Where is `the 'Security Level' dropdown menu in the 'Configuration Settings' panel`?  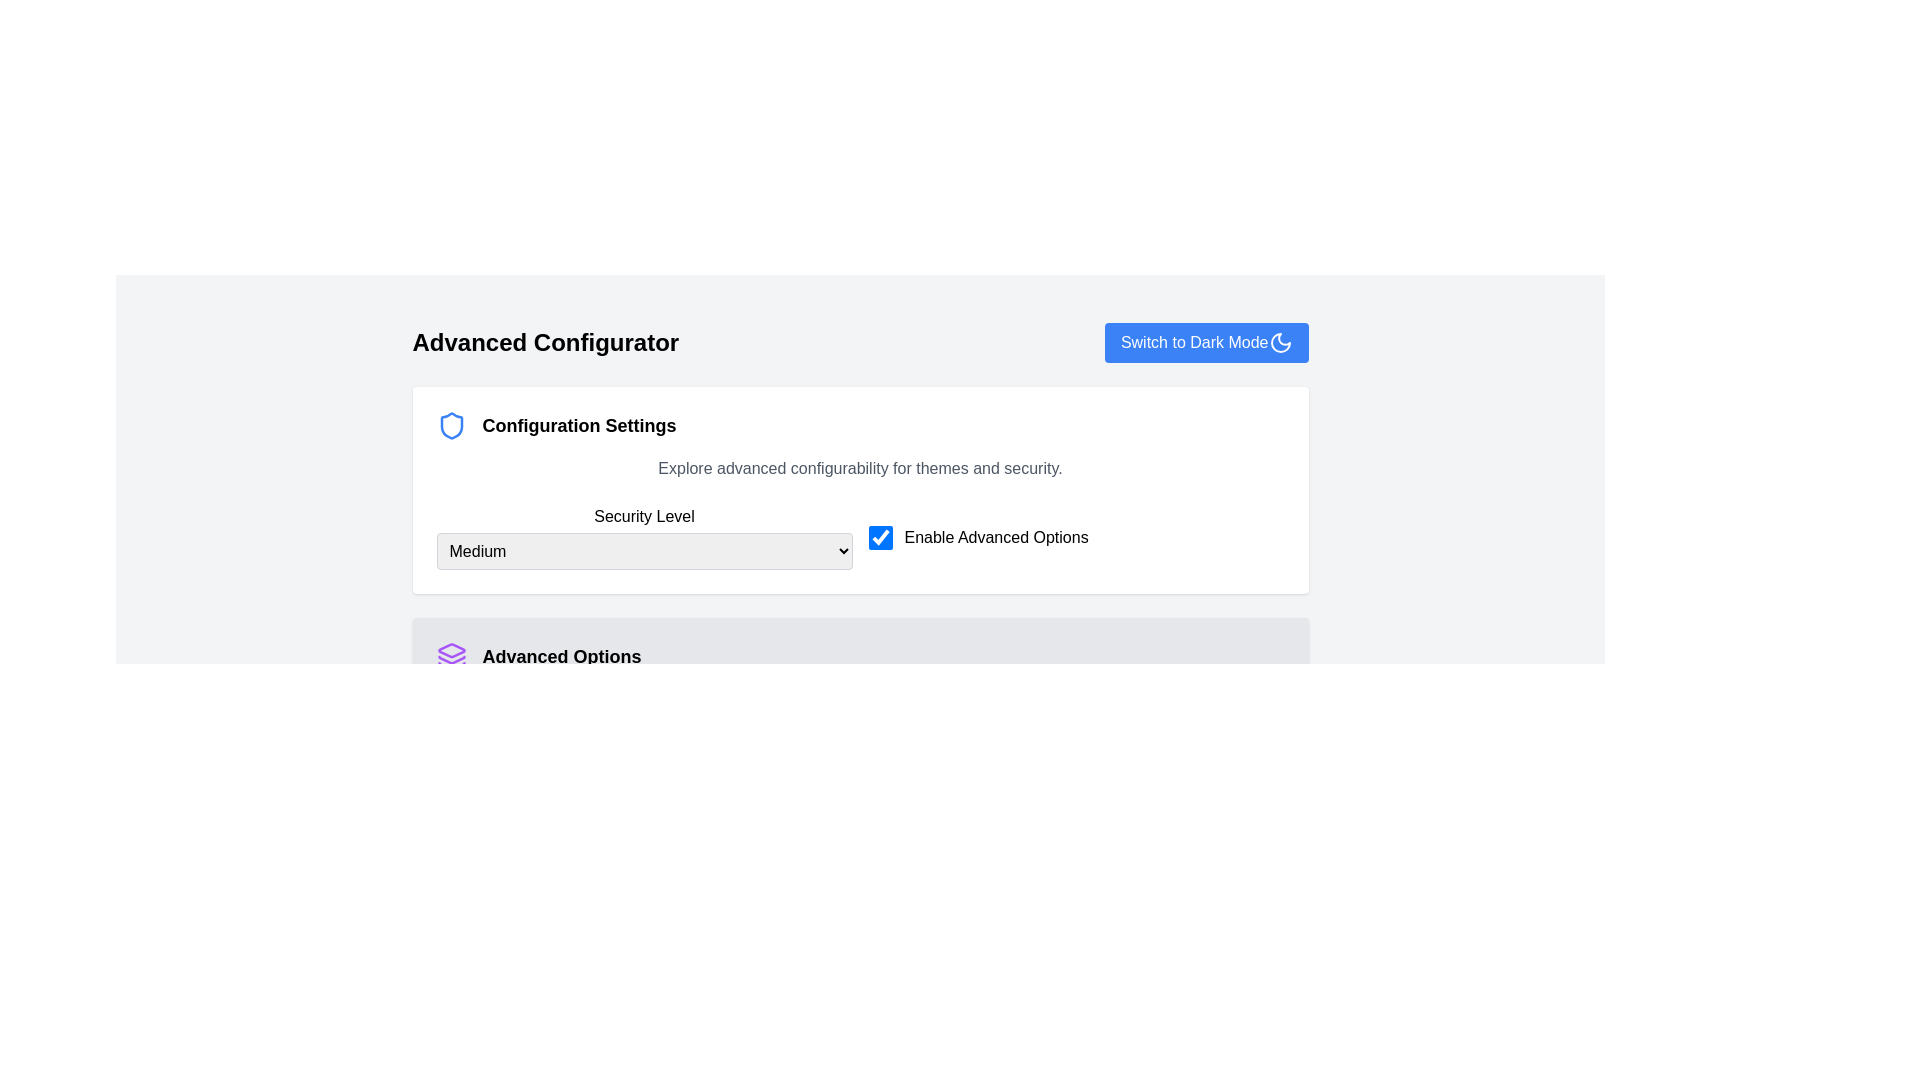
the 'Security Level' dropdown menu in the 'Configuration Settings' panel is located at coordinates (644, 536).